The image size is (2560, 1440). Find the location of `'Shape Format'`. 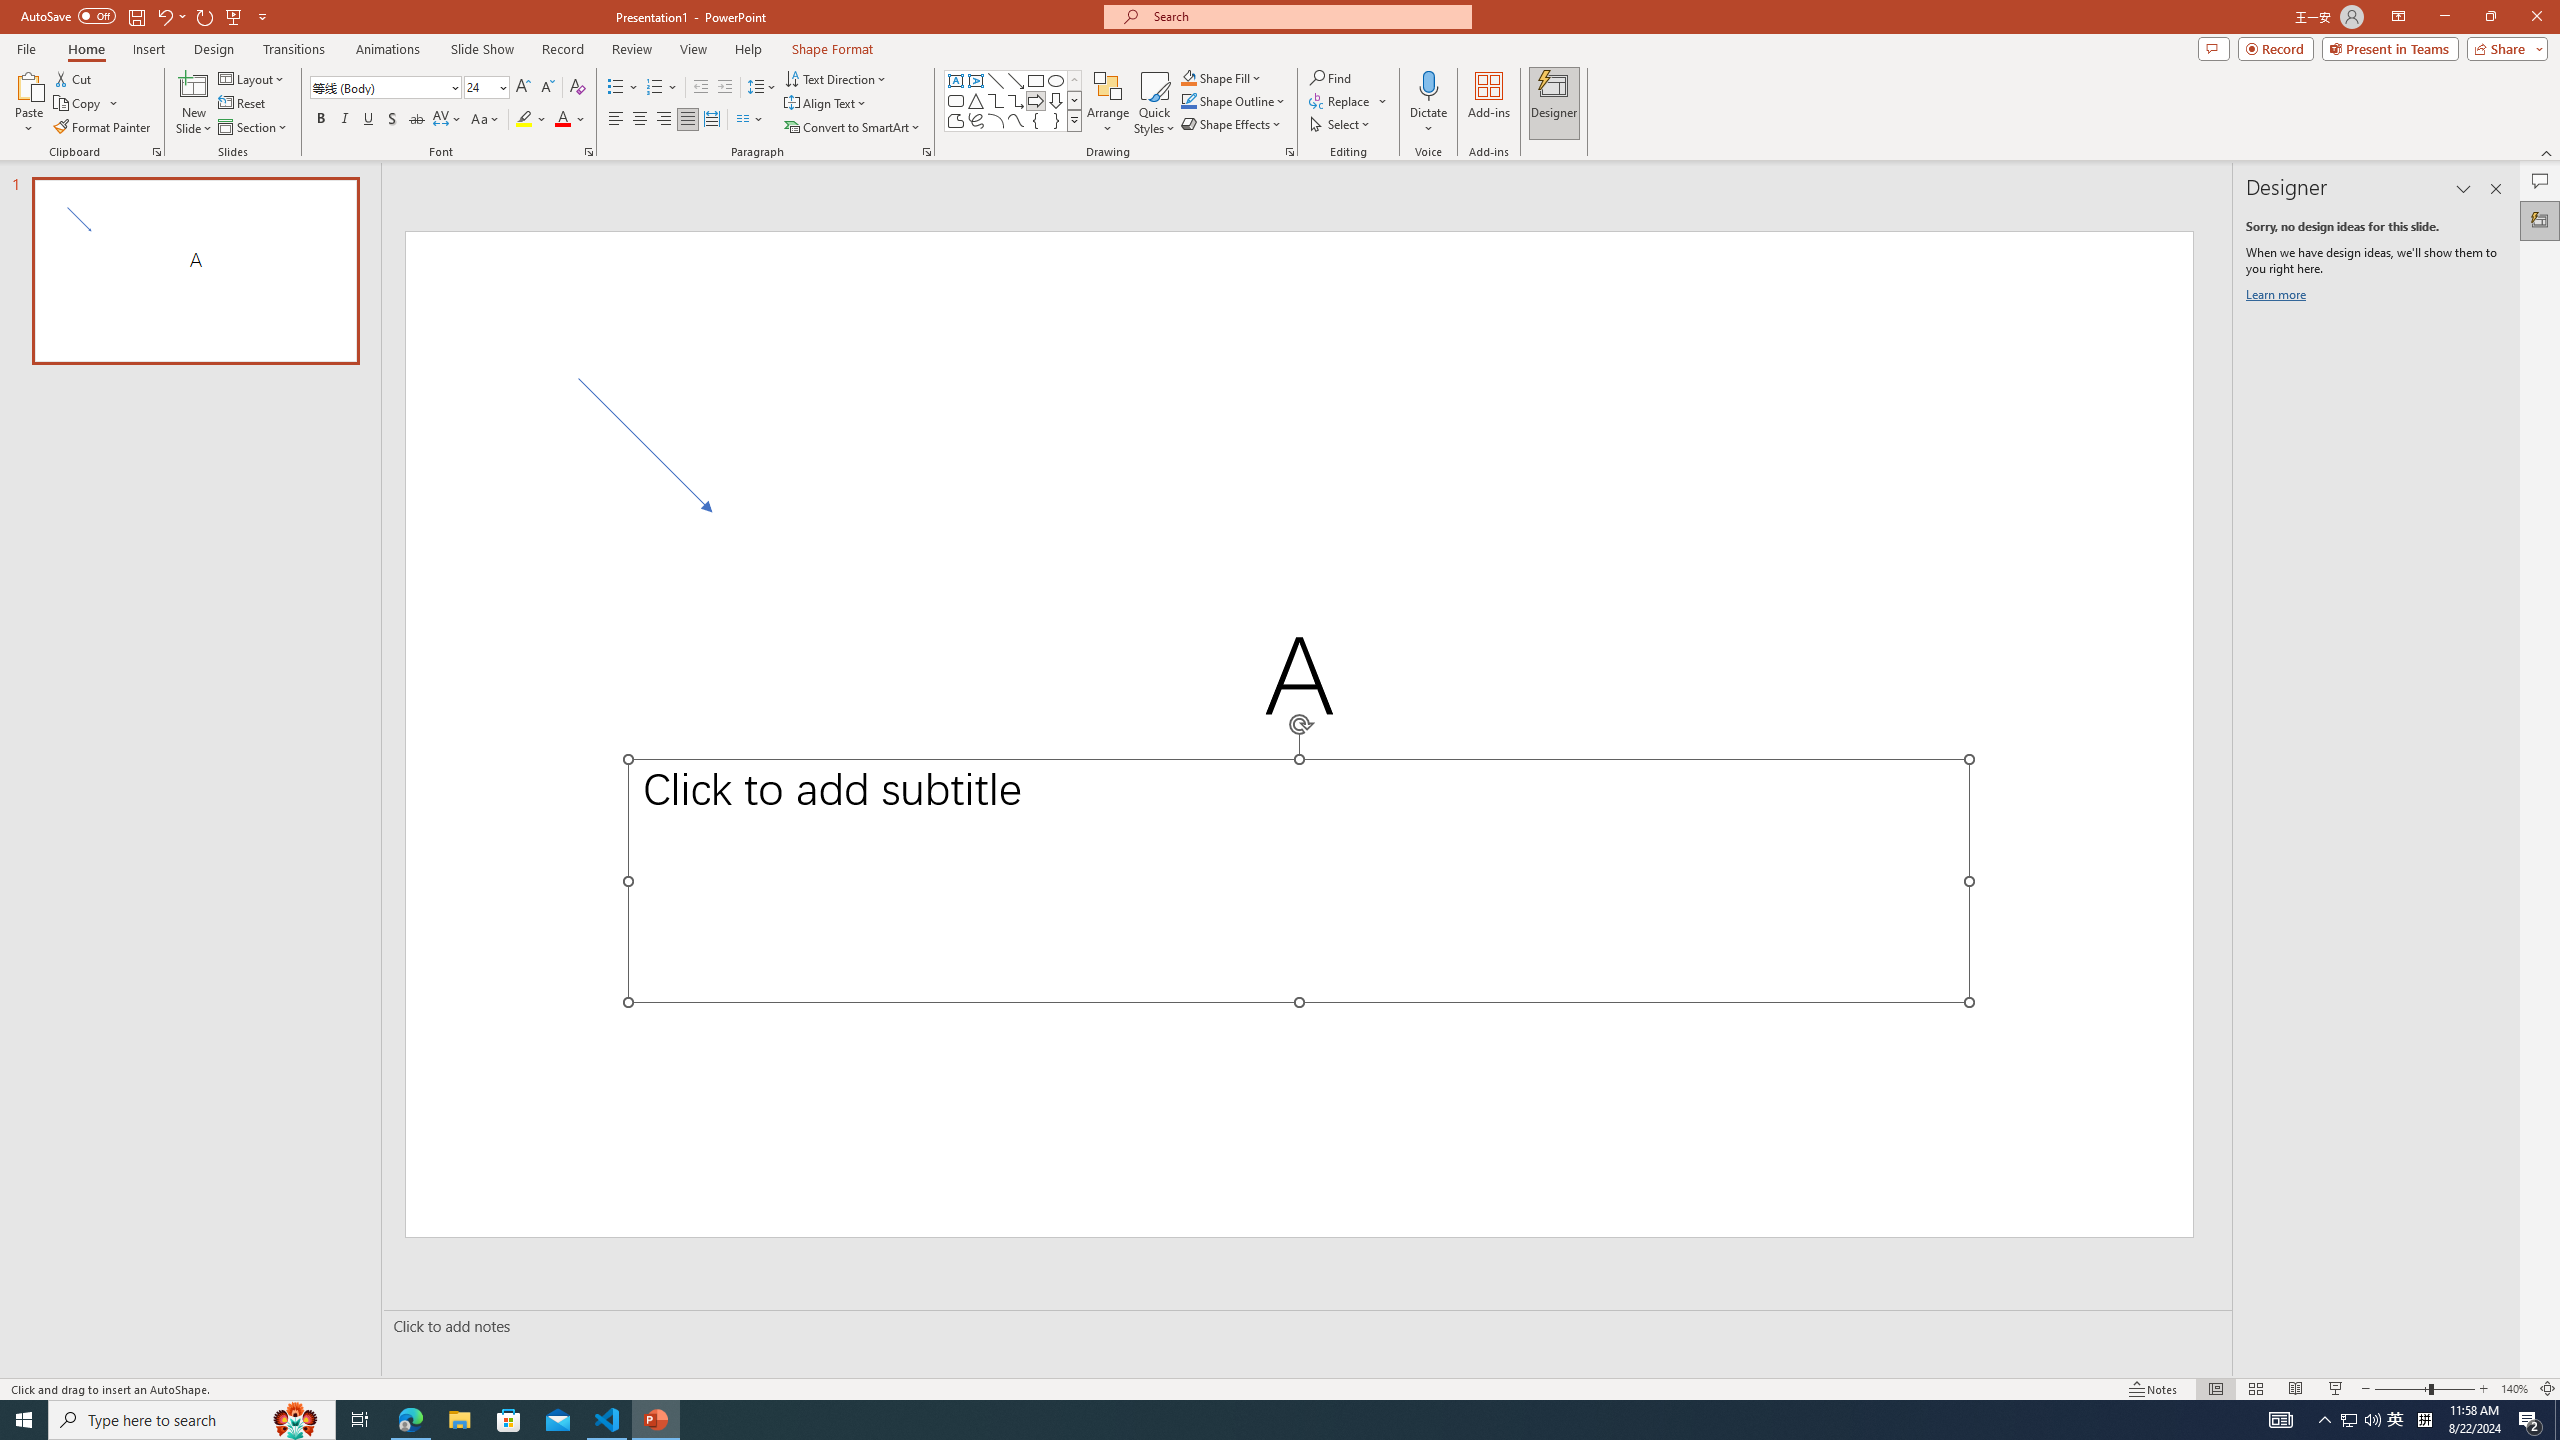

'Shape Format' is located at coordinates (832, 49).